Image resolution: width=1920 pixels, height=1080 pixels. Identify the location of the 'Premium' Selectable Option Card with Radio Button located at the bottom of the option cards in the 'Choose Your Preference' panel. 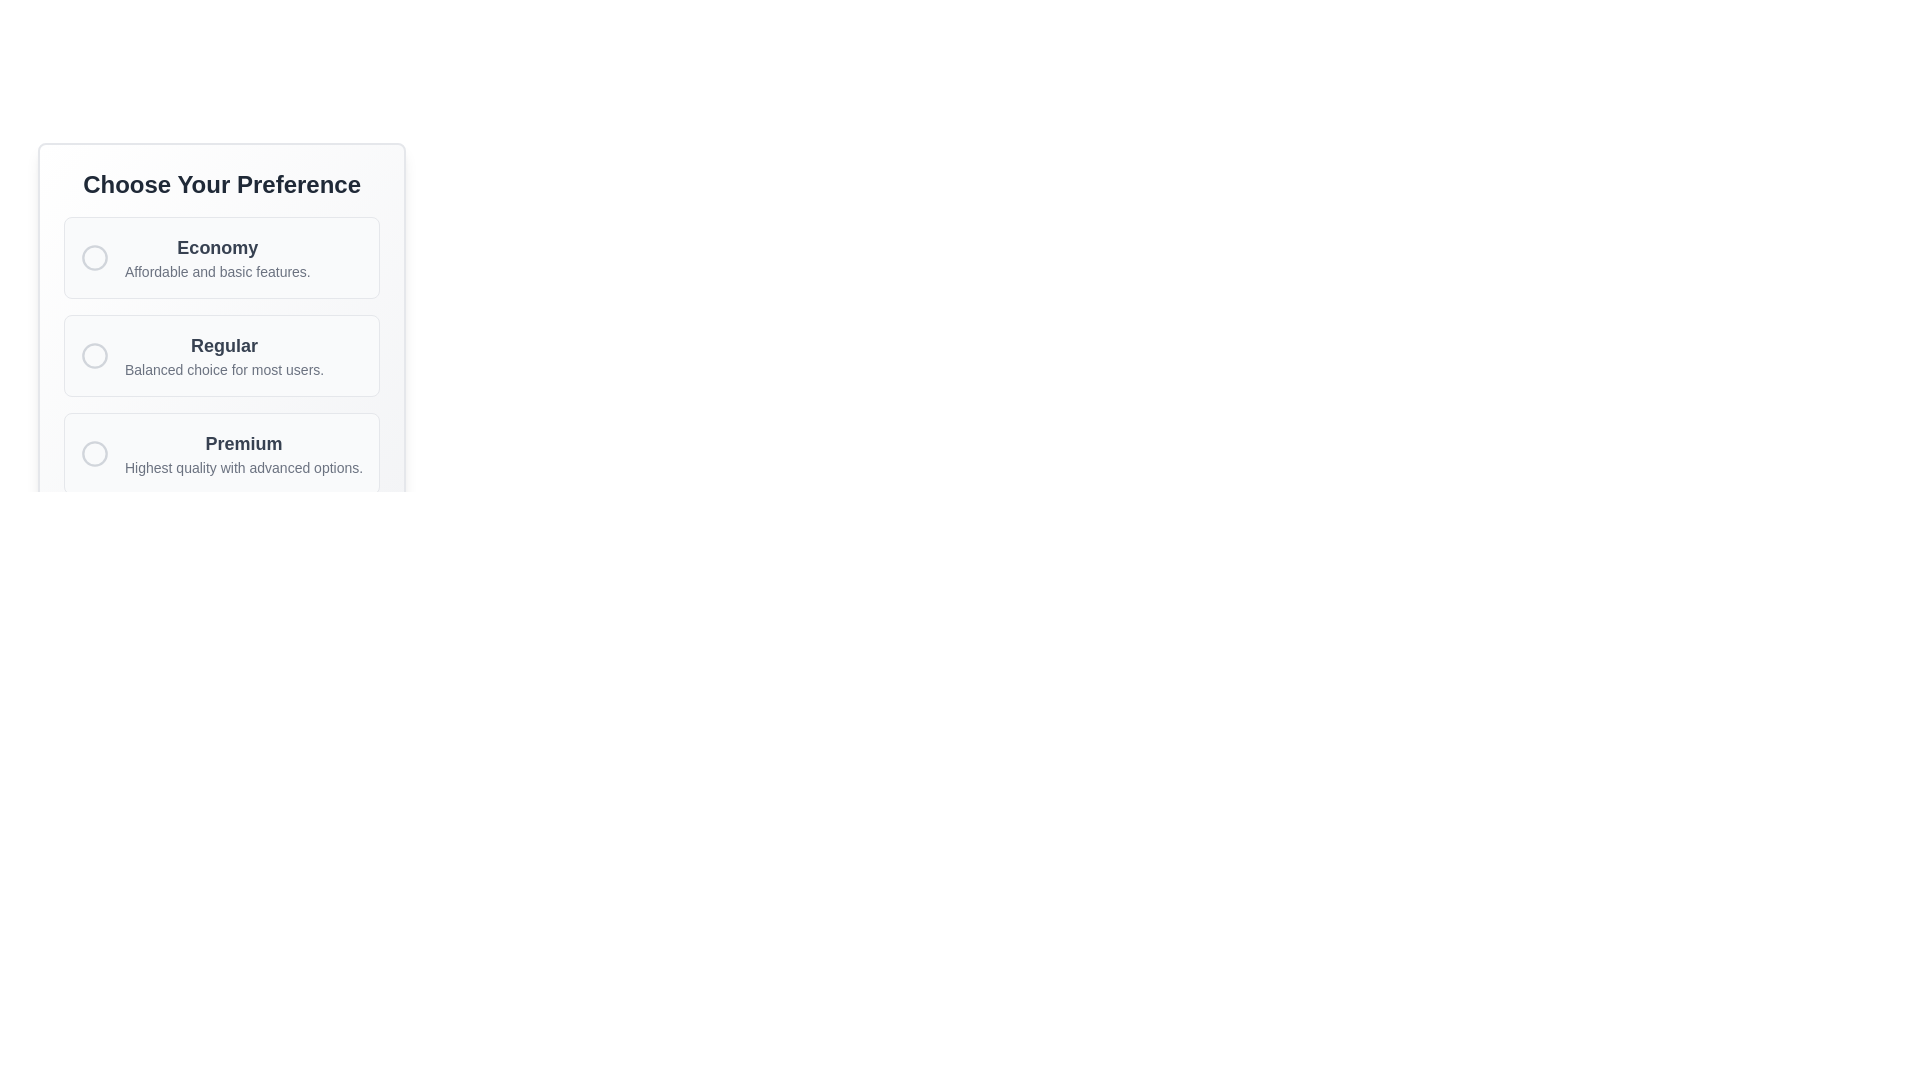
(222, 454).